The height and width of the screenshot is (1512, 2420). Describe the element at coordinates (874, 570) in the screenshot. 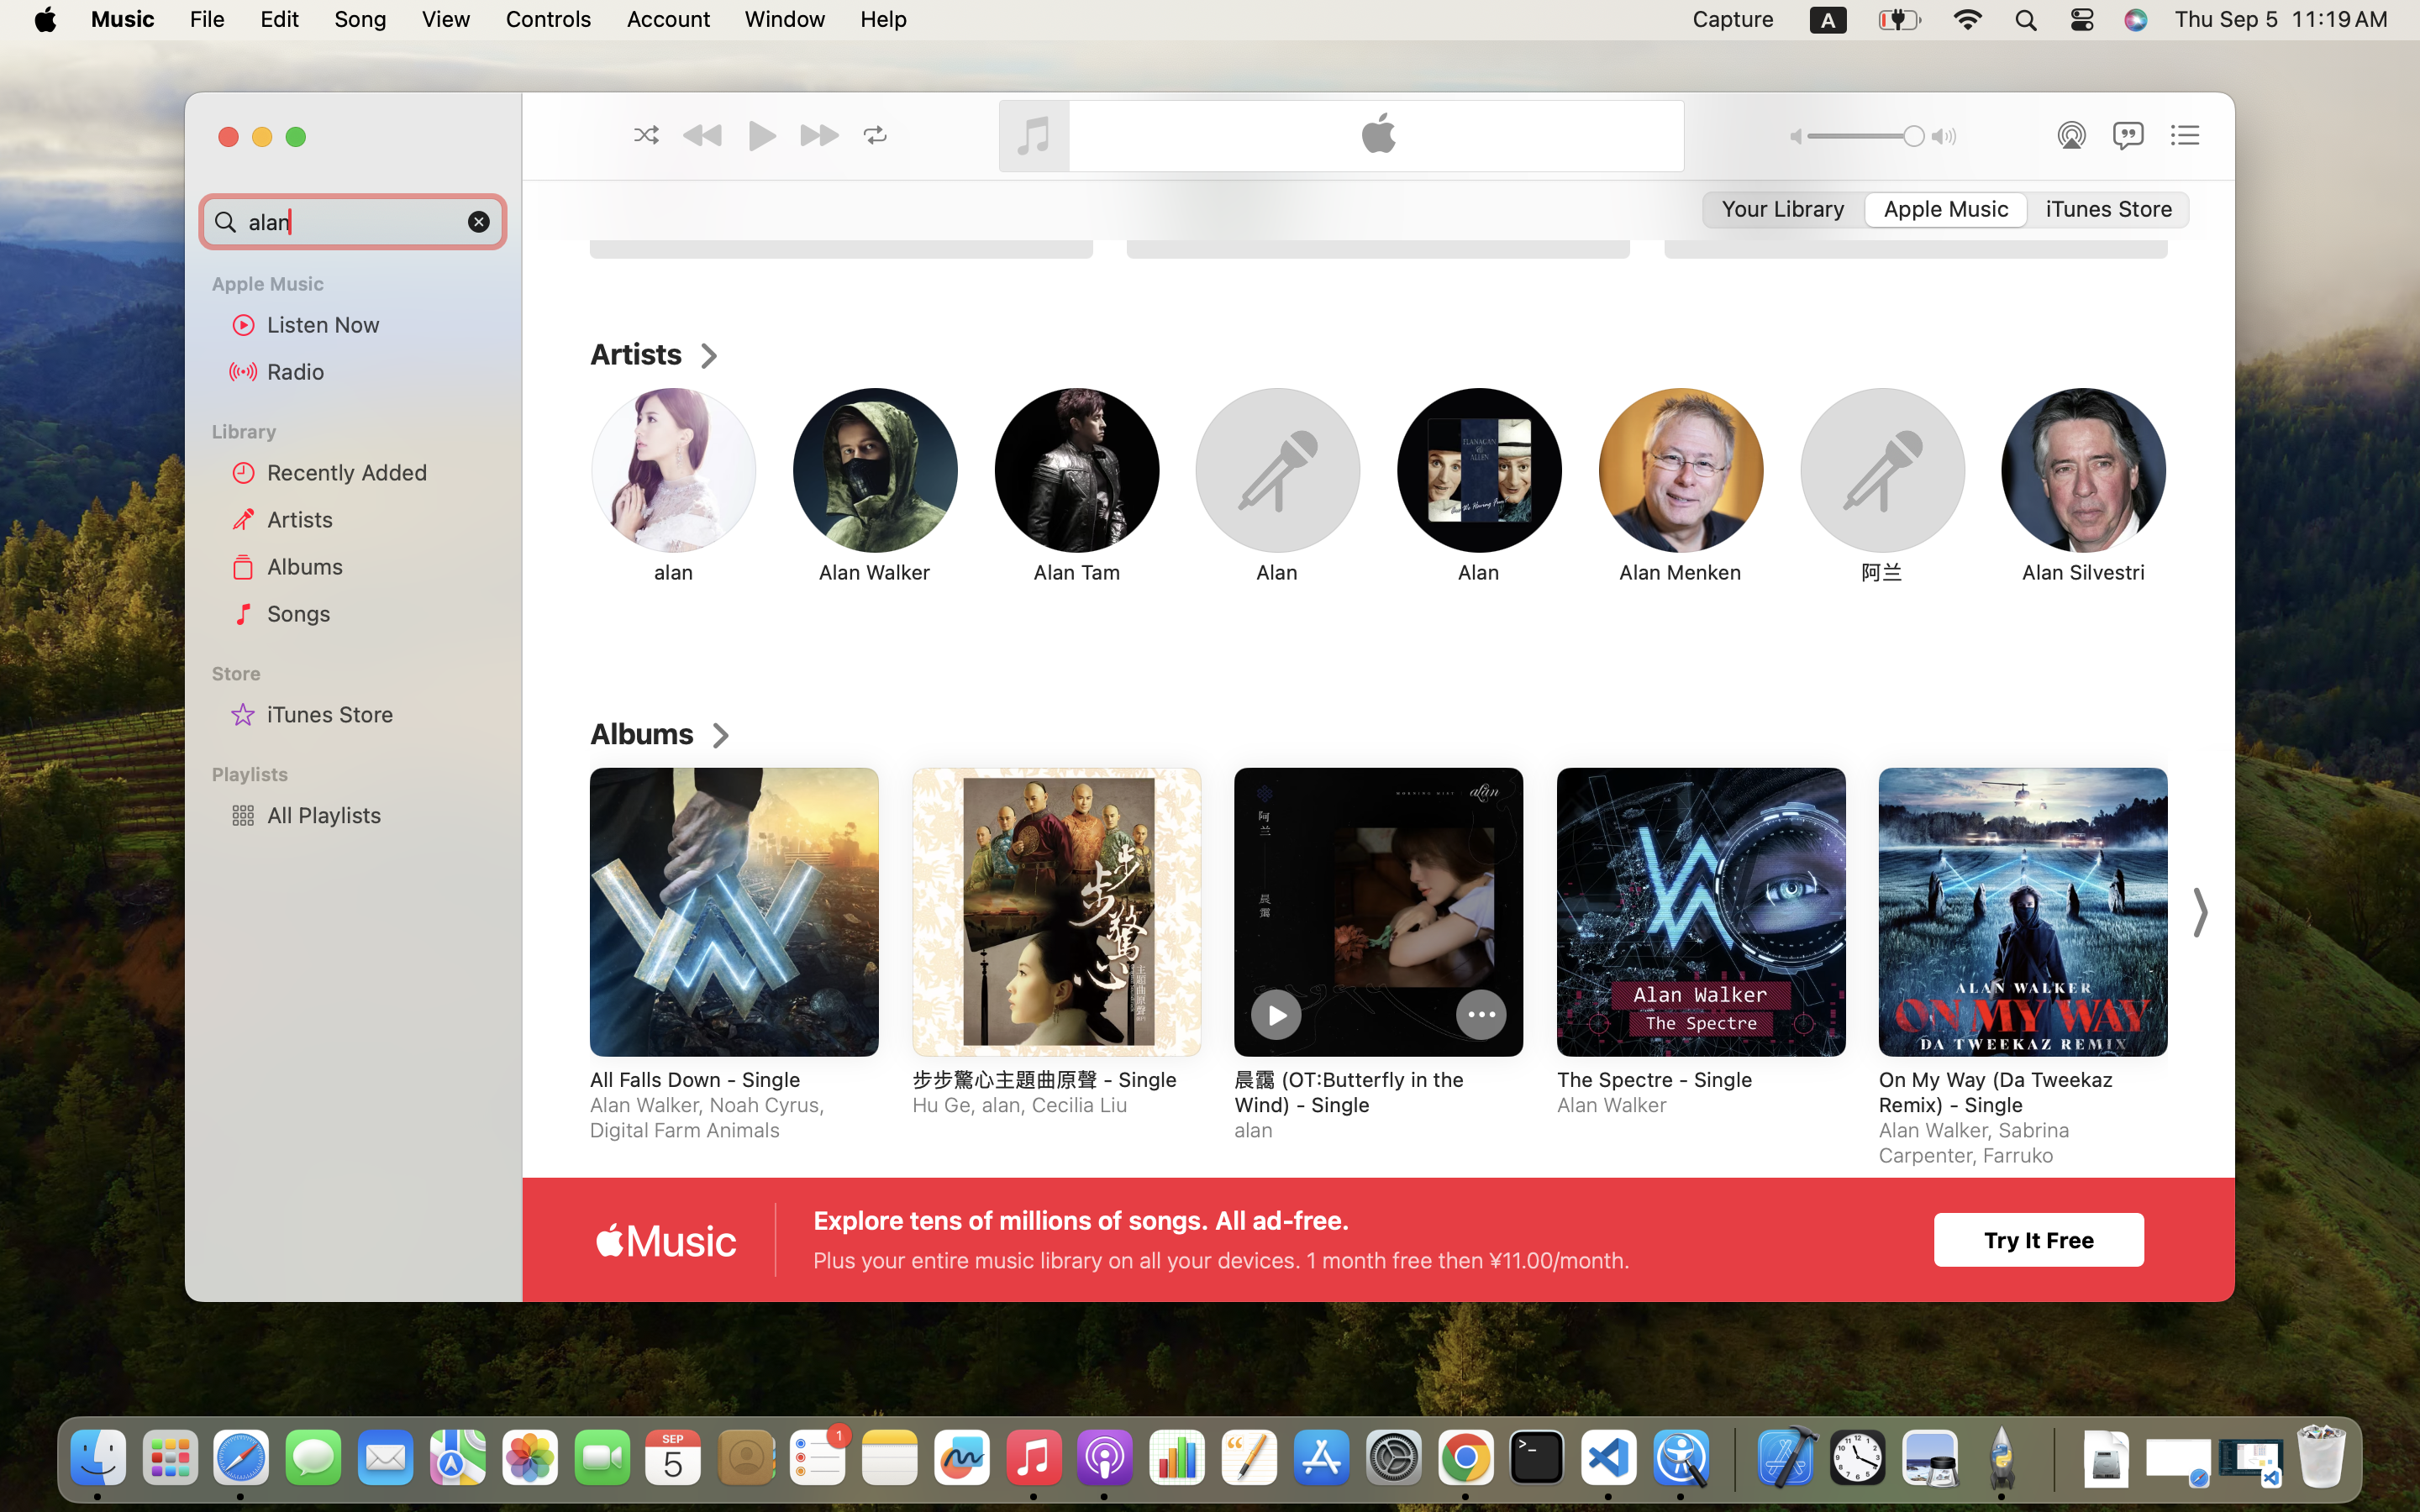

I see `'Alan Walker'` at that location.